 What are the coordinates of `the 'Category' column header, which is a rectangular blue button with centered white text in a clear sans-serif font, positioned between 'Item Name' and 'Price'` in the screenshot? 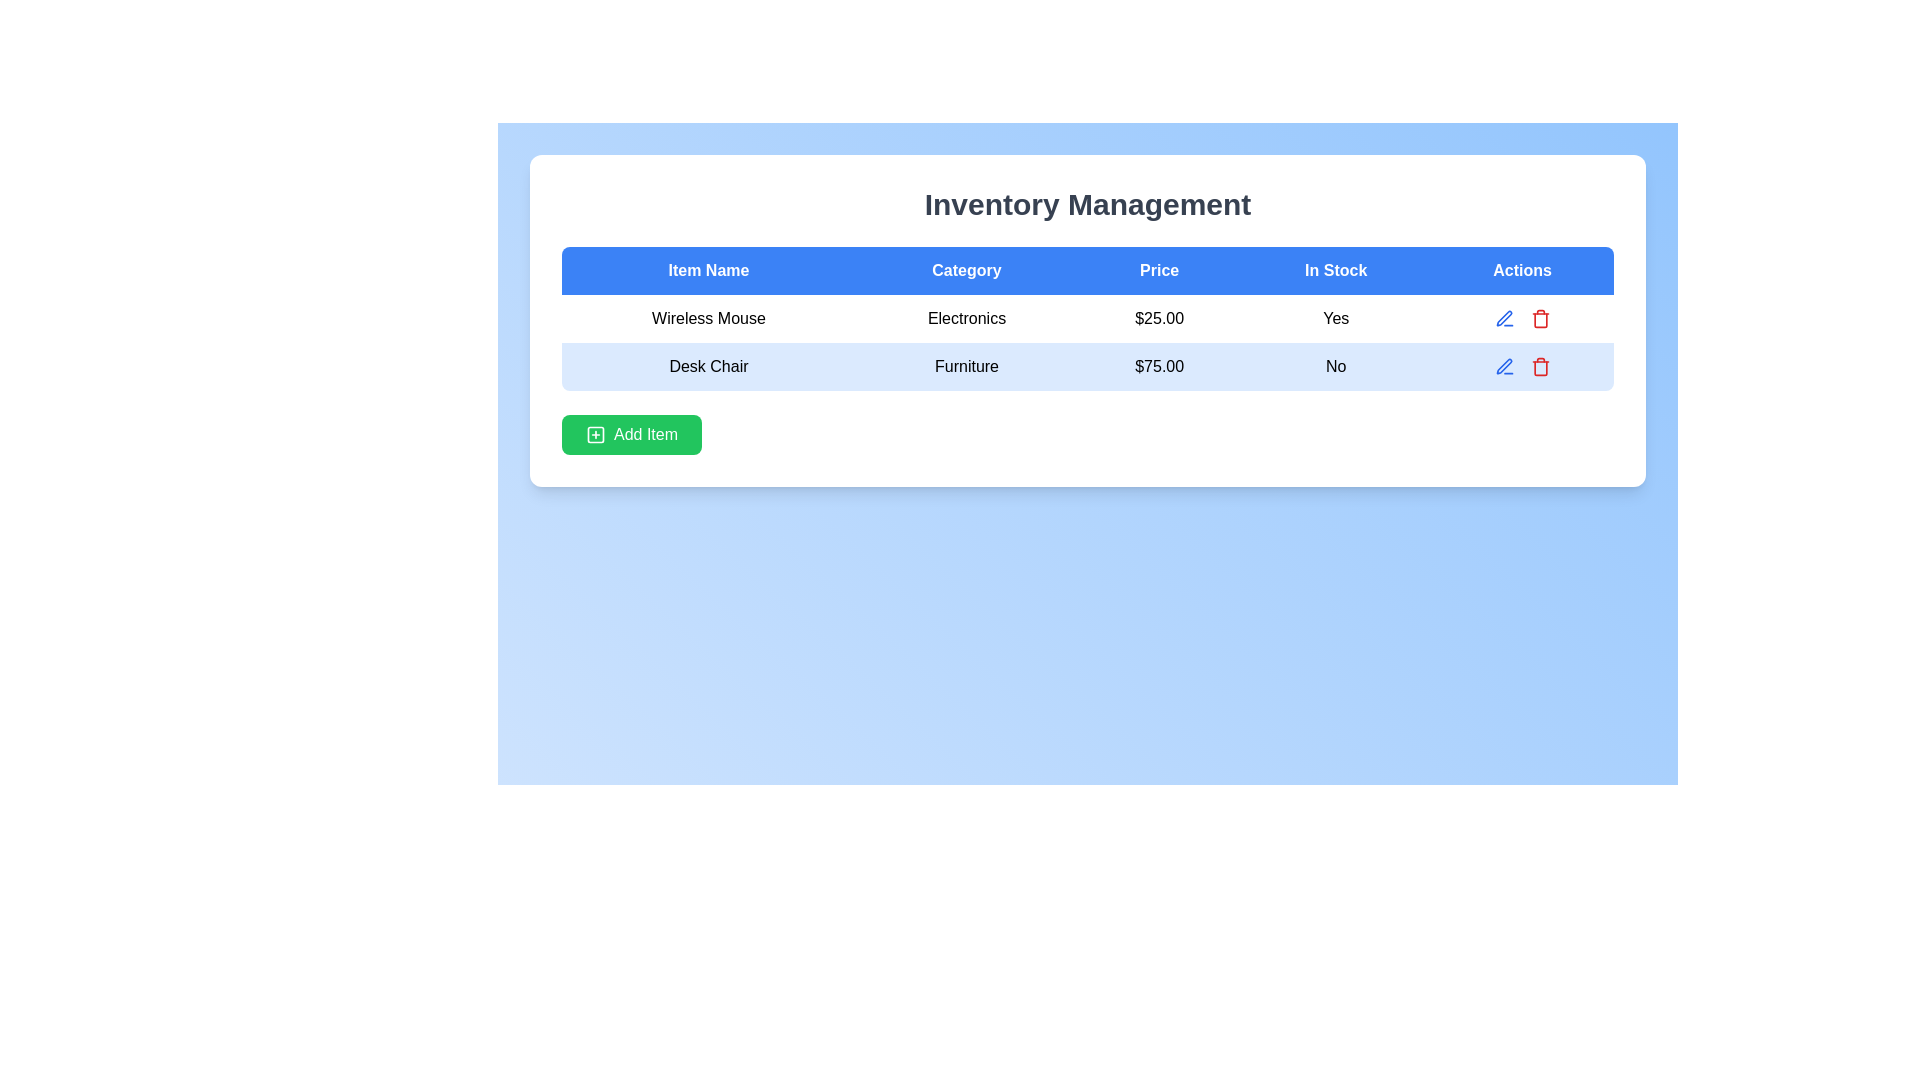 It's located at (966, 270).